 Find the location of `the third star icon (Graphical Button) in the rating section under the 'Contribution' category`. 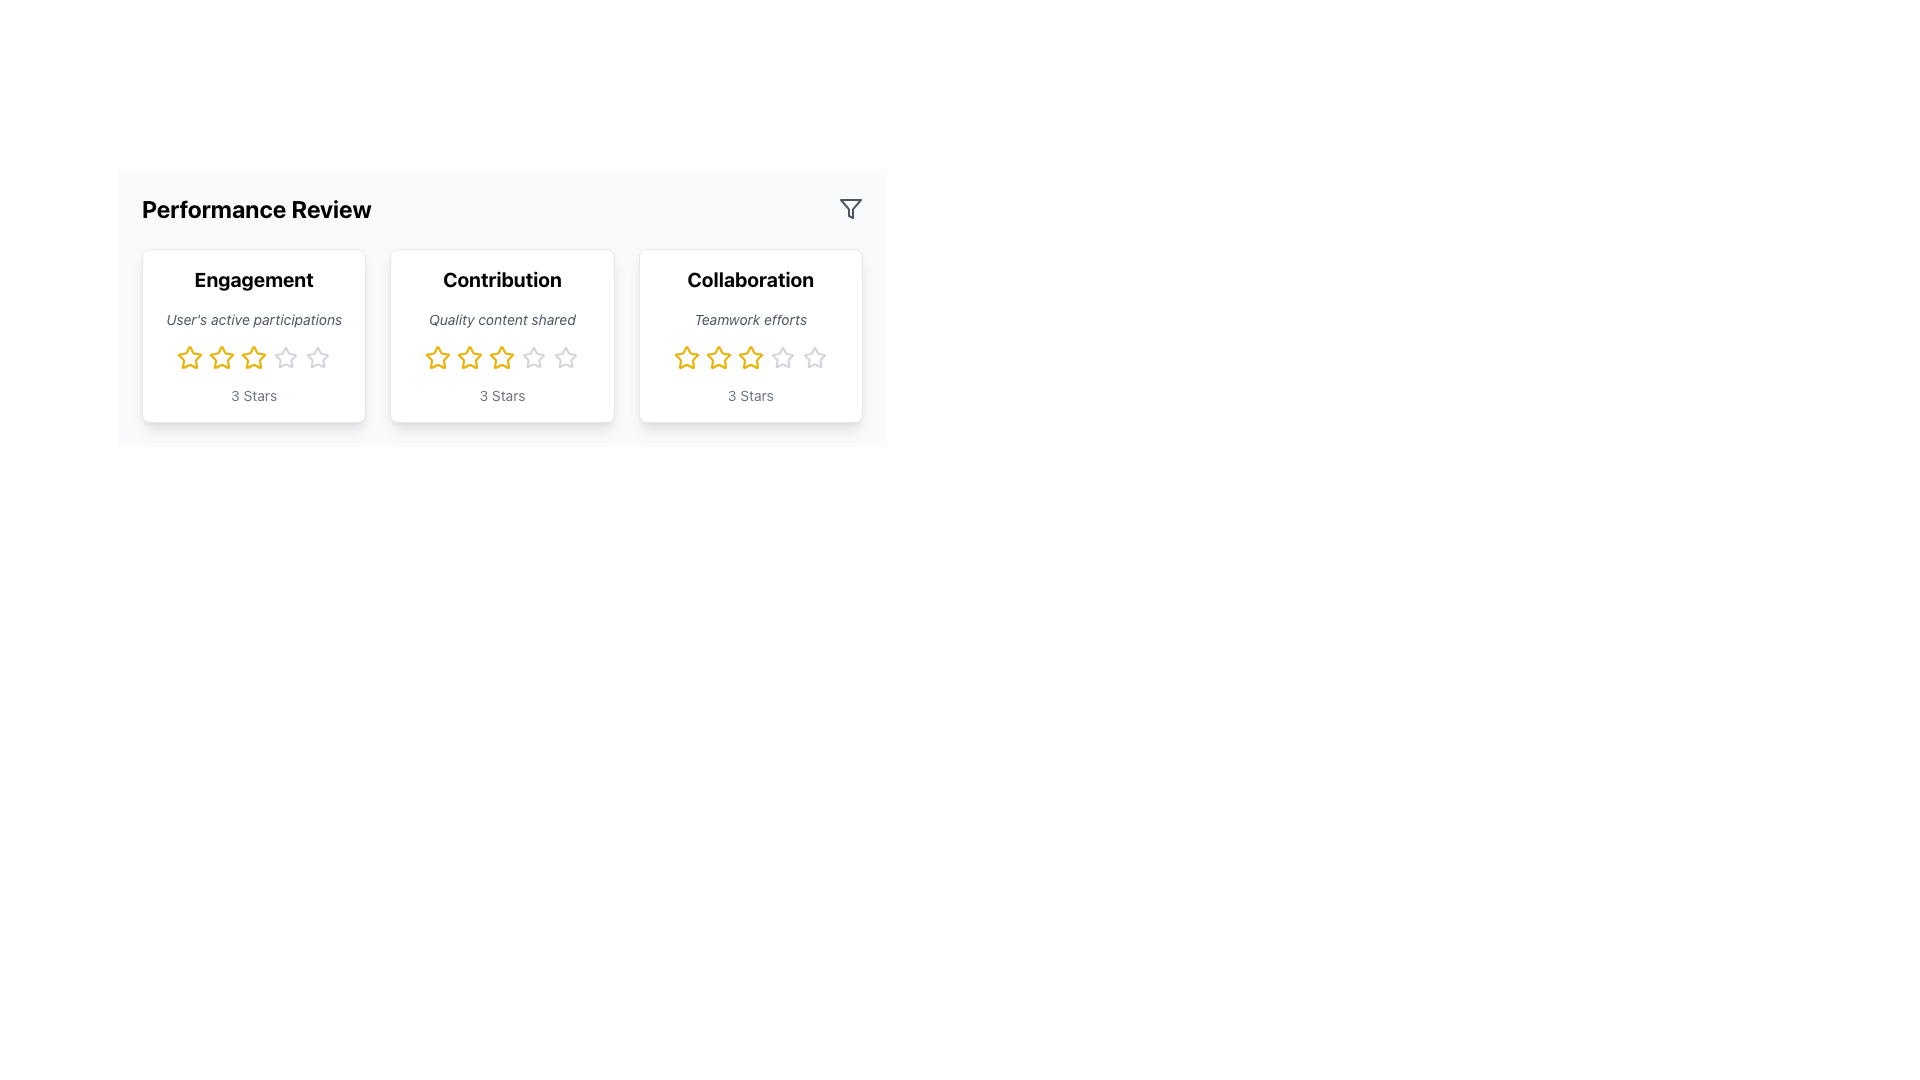

the third star icon (Graphical Button) in the rating section under the 'Contribution' category is located at coordinates (469, 356).